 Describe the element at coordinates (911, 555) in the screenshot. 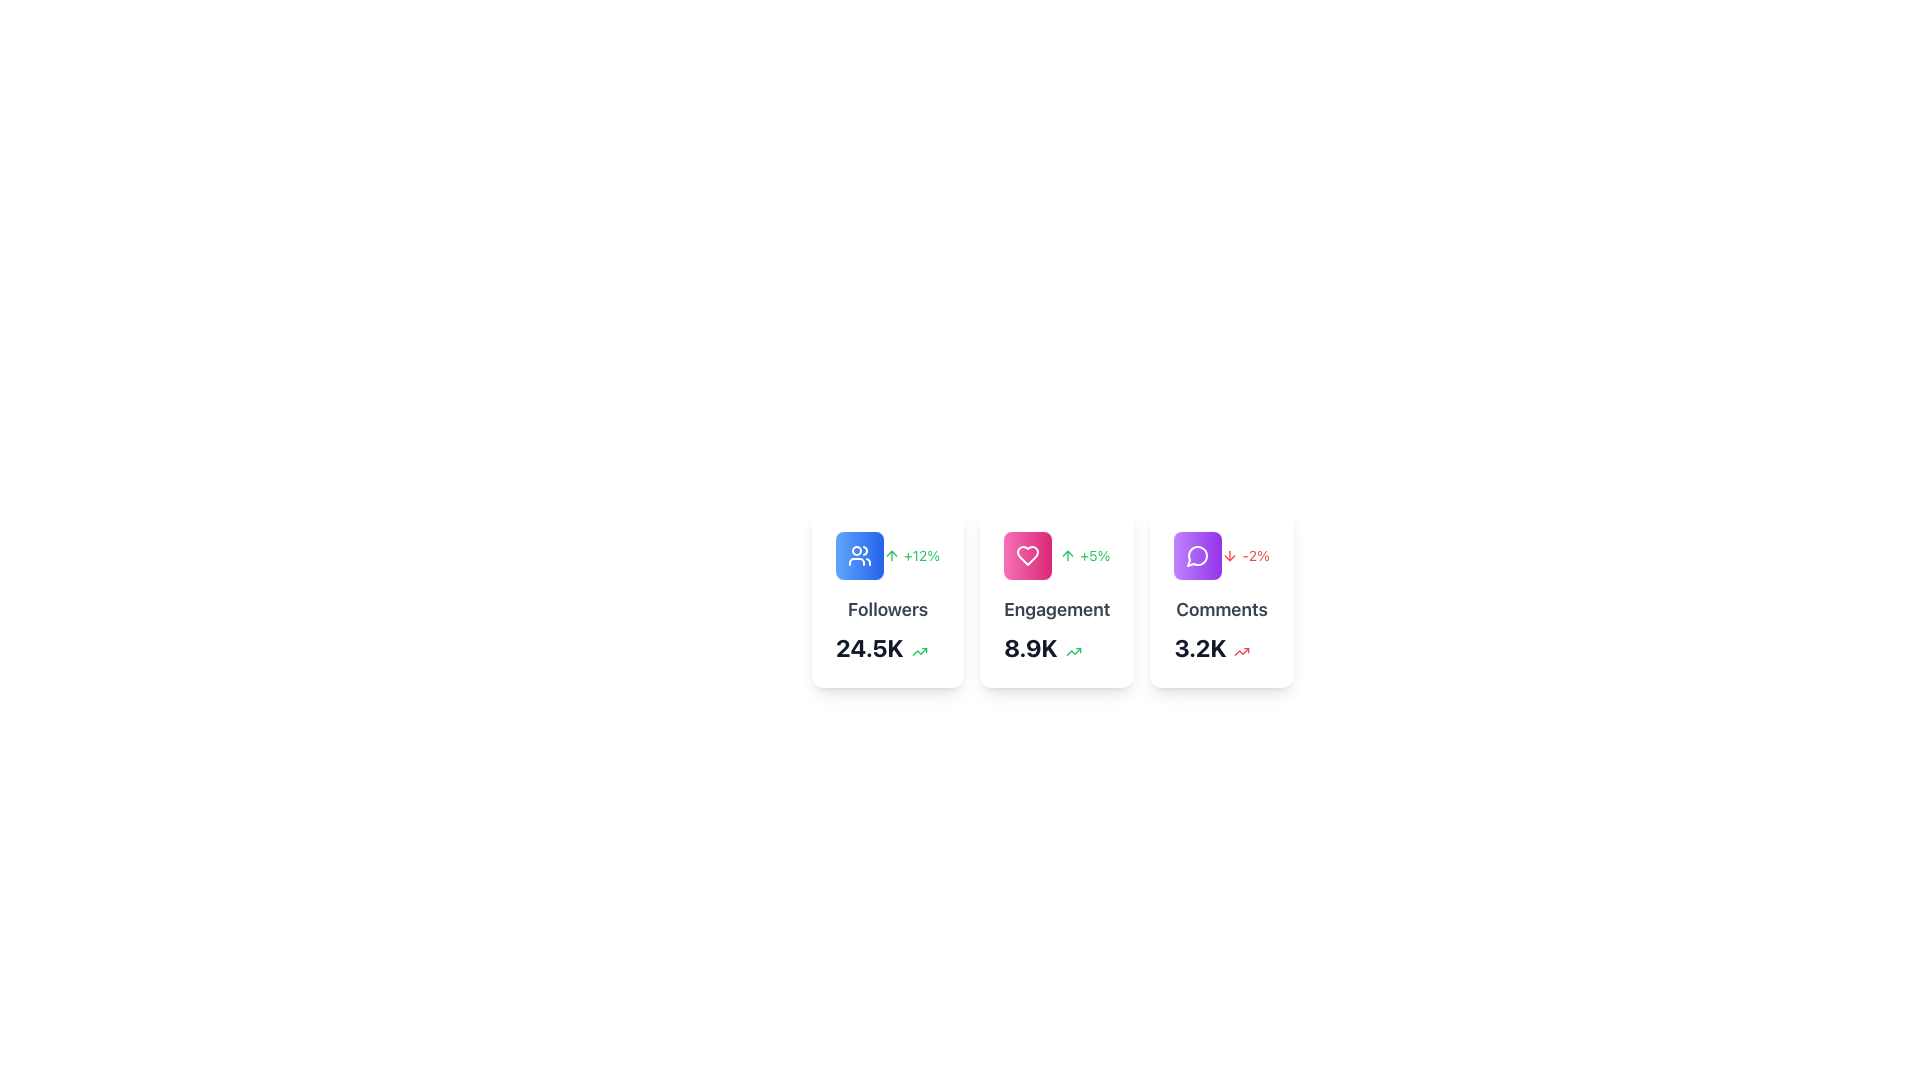

I see `and interpret the percentage value '+12%' located in the 'Followers' card, which is represented by a green upward-facing arrow icon` at that location.